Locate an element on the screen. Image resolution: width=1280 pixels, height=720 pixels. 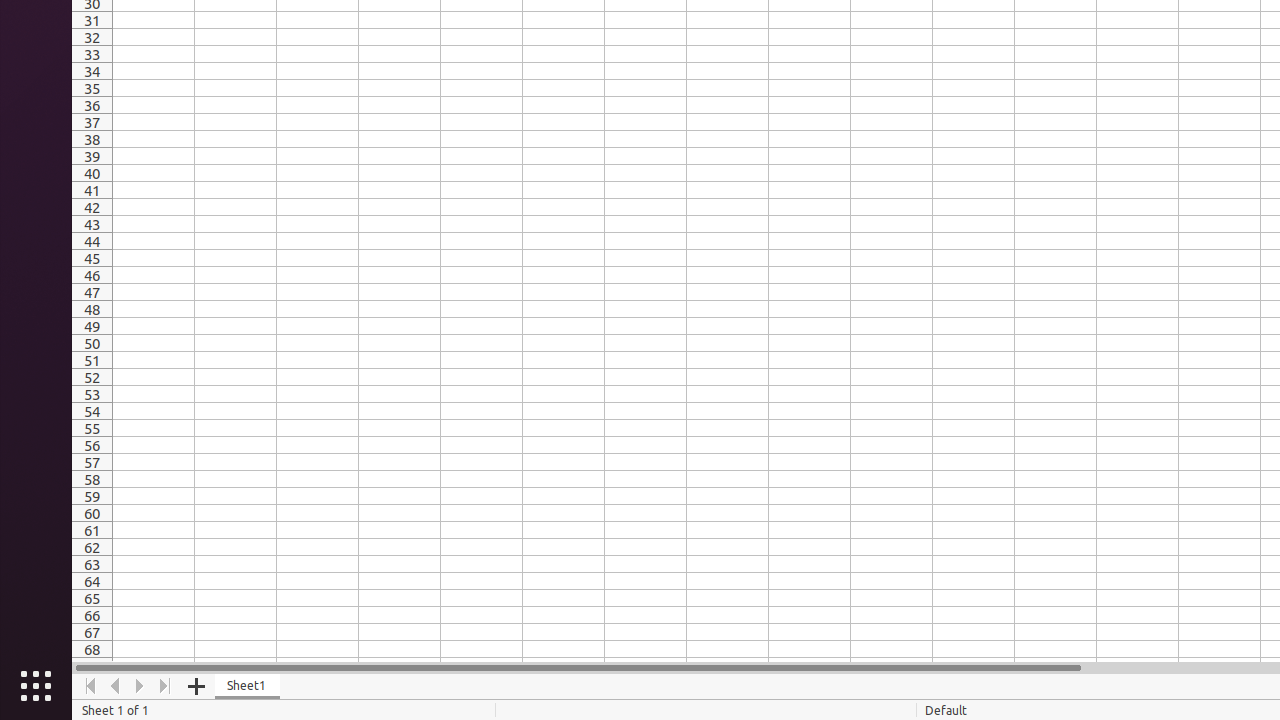
'Move To End' is located at coordinates (165, 685).